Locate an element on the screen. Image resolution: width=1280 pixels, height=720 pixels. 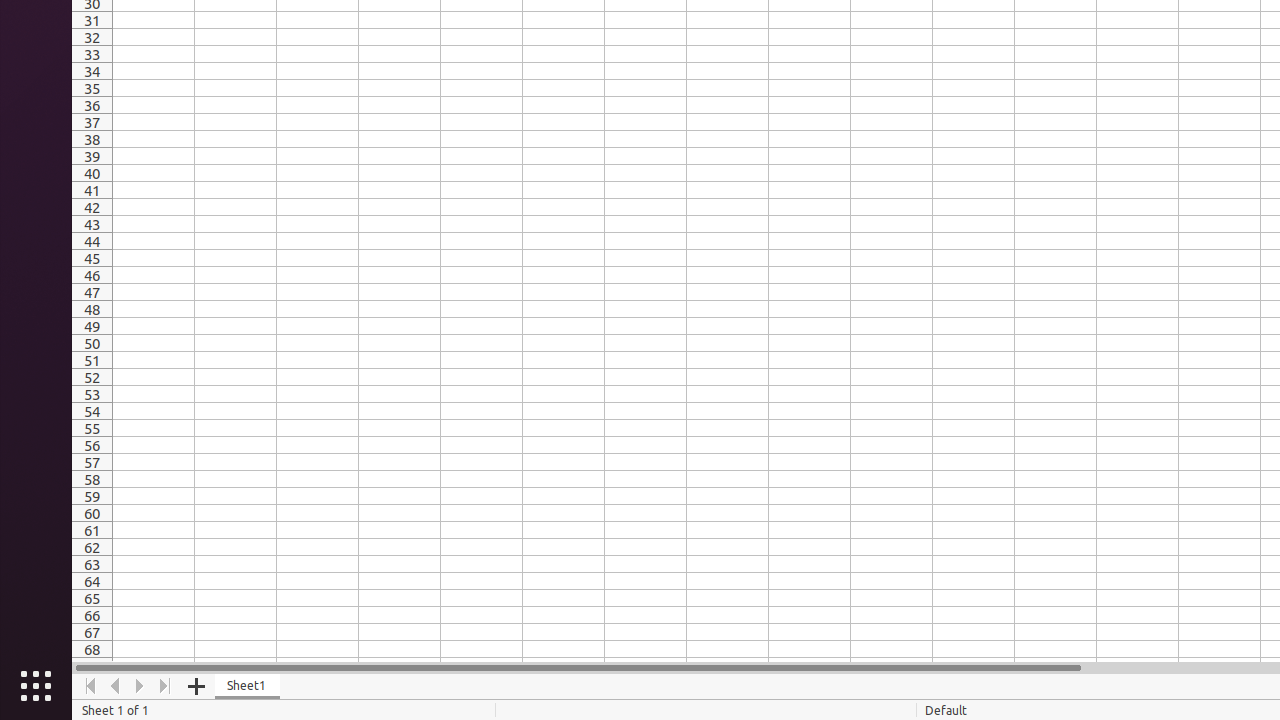
'Move To End' is located at coordinates (165, 685).